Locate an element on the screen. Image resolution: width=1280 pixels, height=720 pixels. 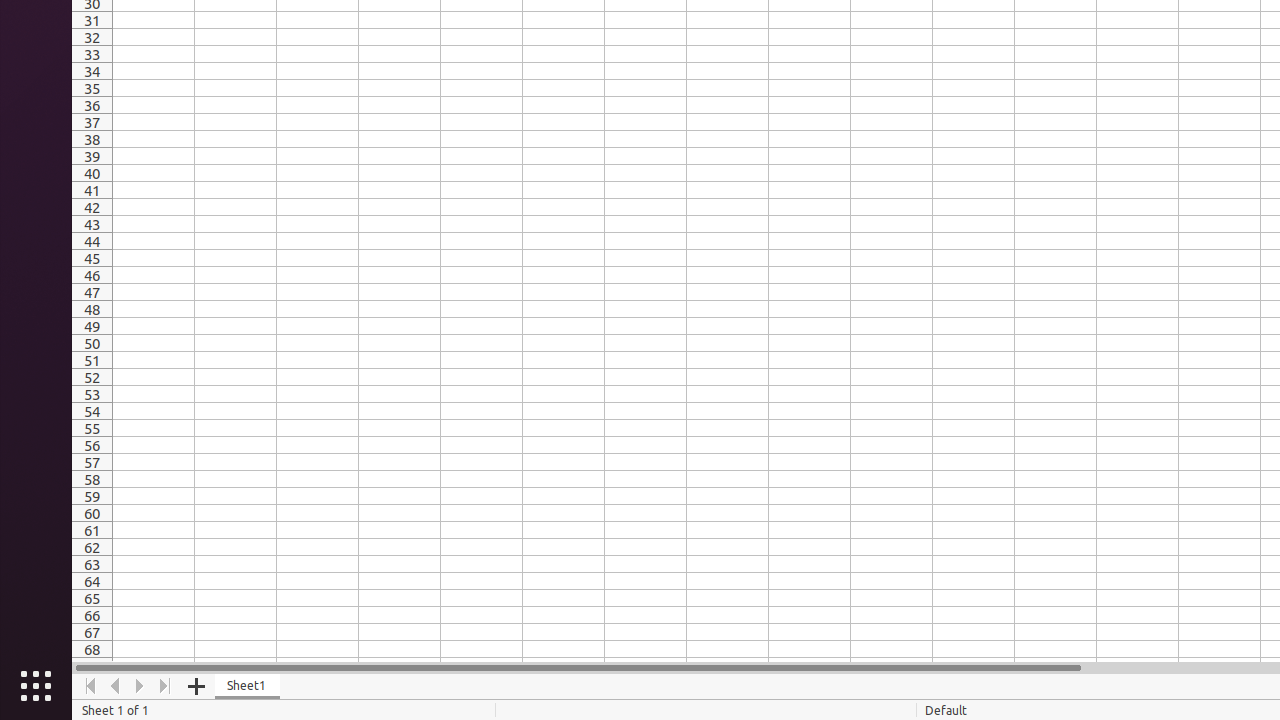
'Move To End' is located at coordinates (165, 685).